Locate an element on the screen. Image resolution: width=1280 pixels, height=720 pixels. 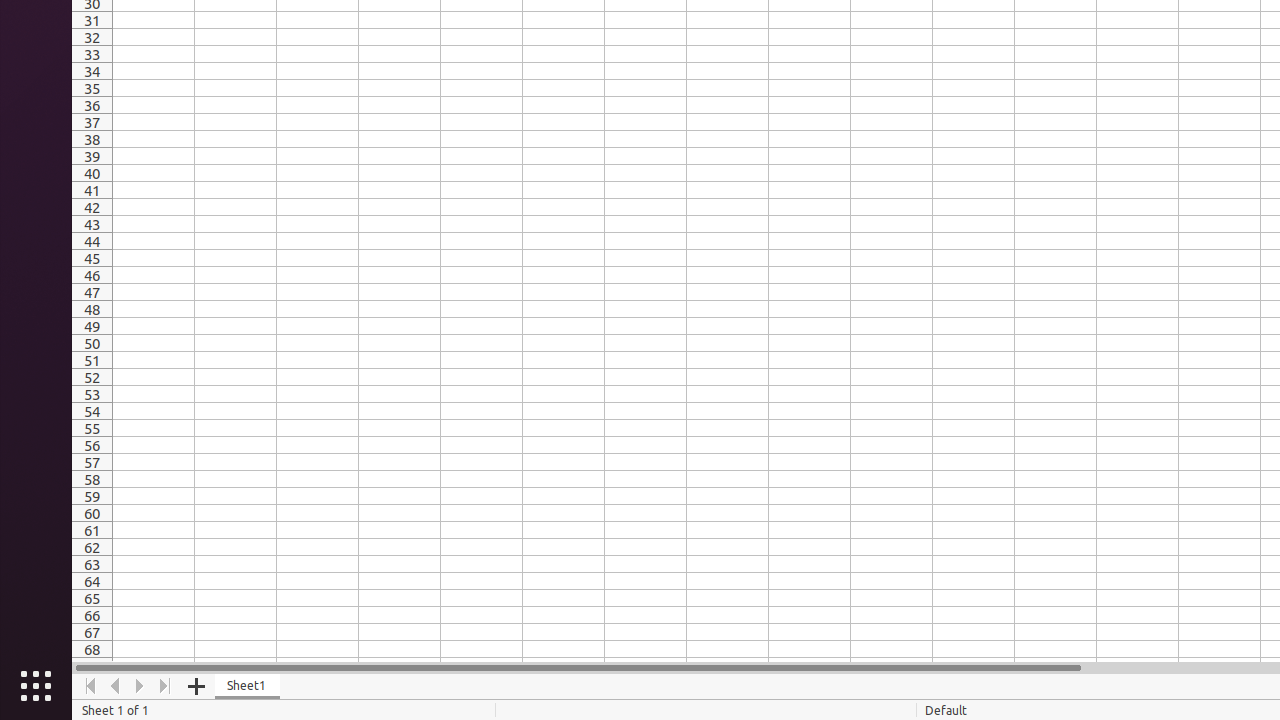
'Move To End' is located at coordinates (165, 685).